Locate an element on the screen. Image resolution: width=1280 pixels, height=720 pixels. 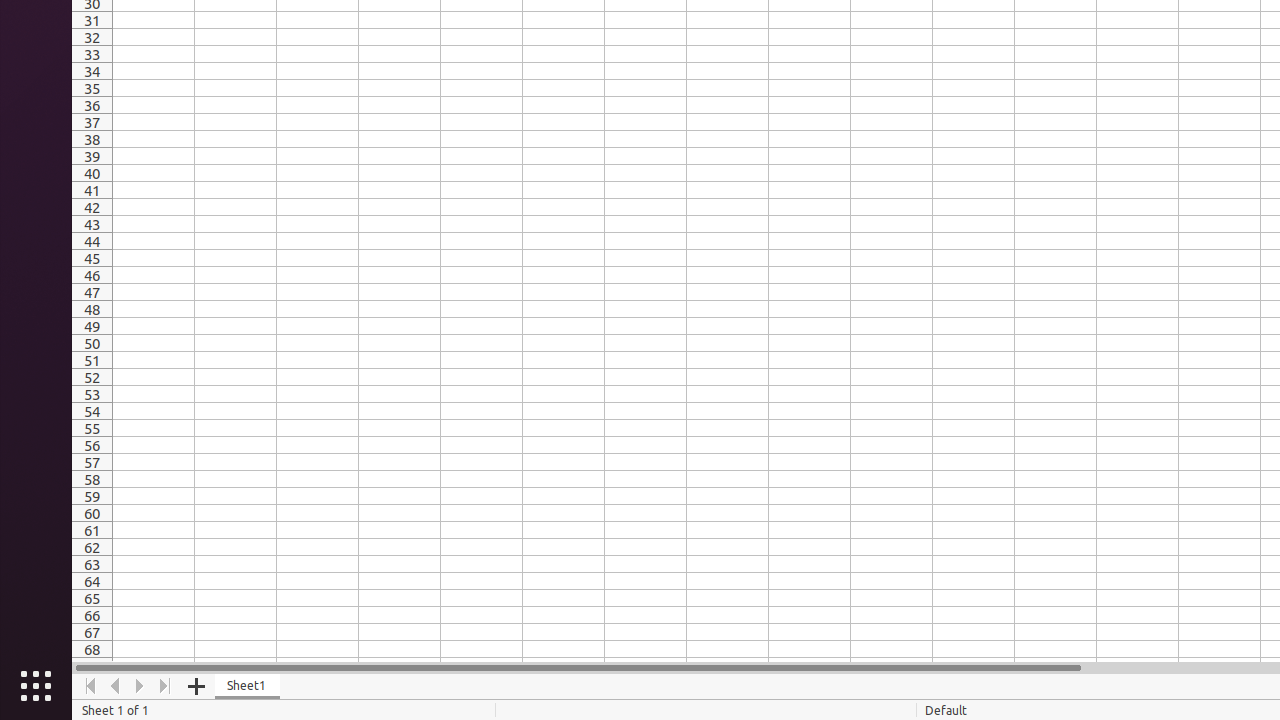
'Move To End' is located at coordinates (165, 685).